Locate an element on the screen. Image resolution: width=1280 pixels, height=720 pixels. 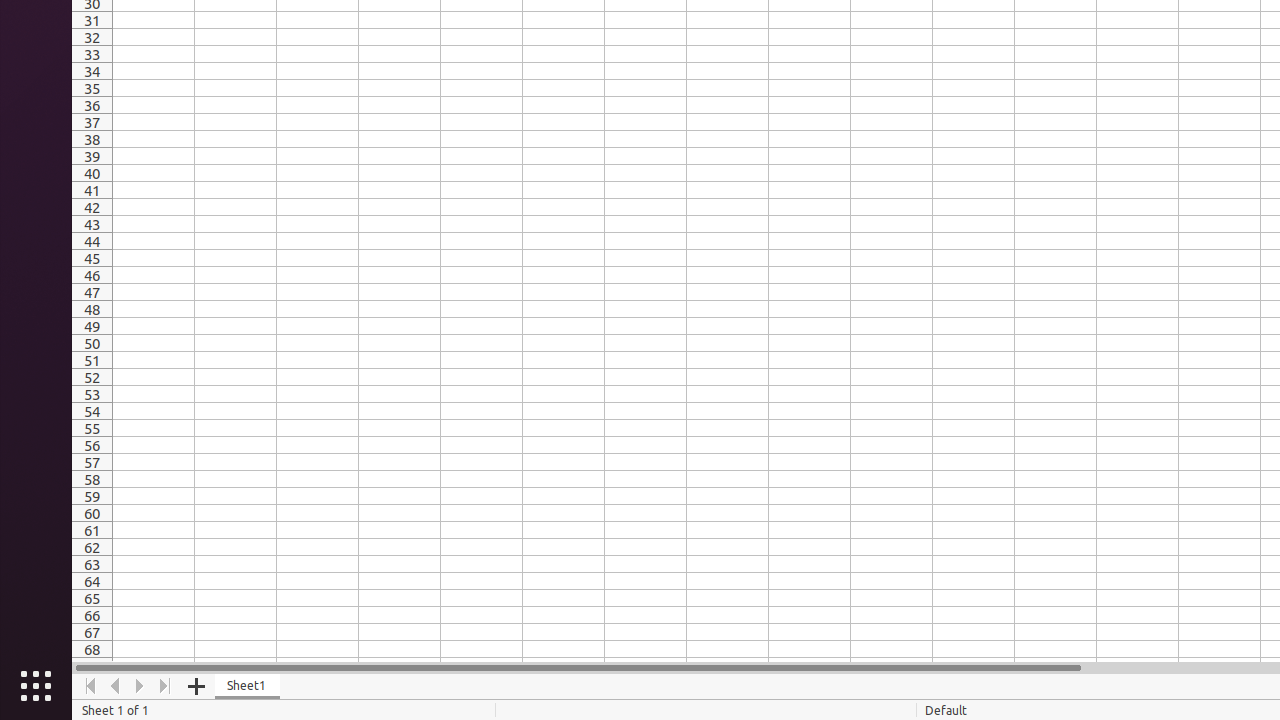
'Move To End' is located at coordinates (165, 685).